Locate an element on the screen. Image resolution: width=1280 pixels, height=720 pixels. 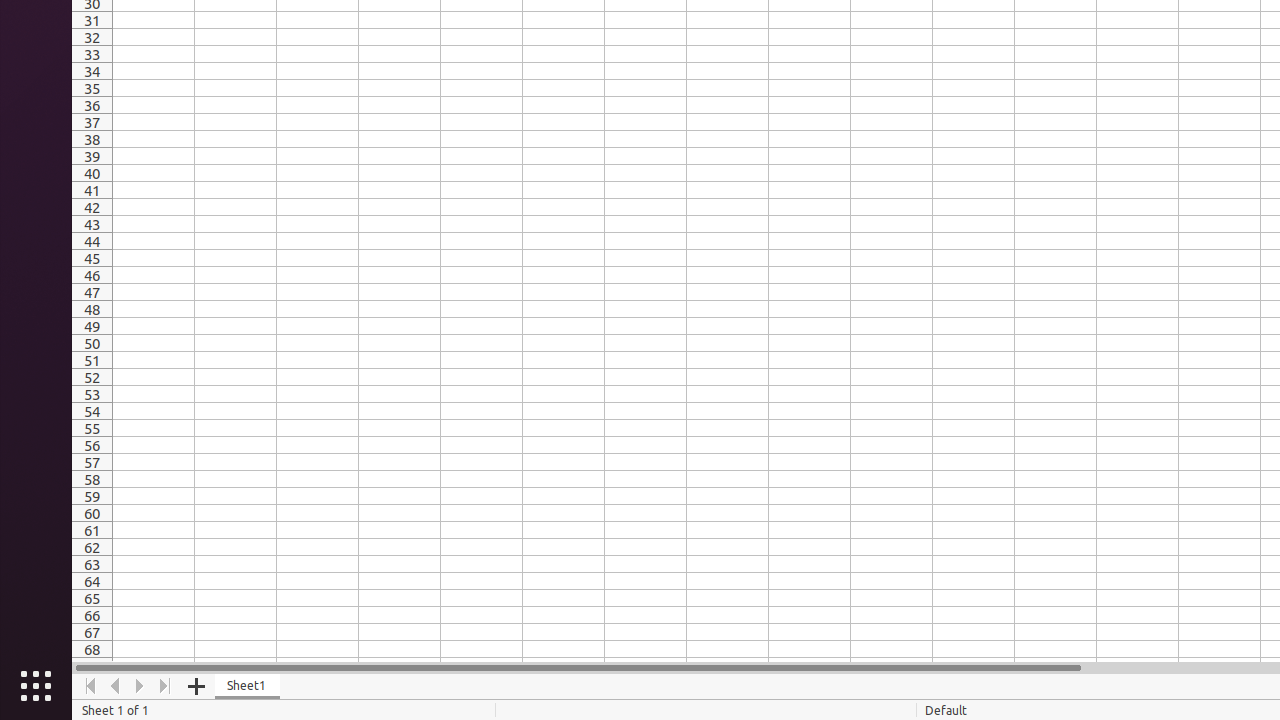
'Move To End' is located at coordinates (165, 685).